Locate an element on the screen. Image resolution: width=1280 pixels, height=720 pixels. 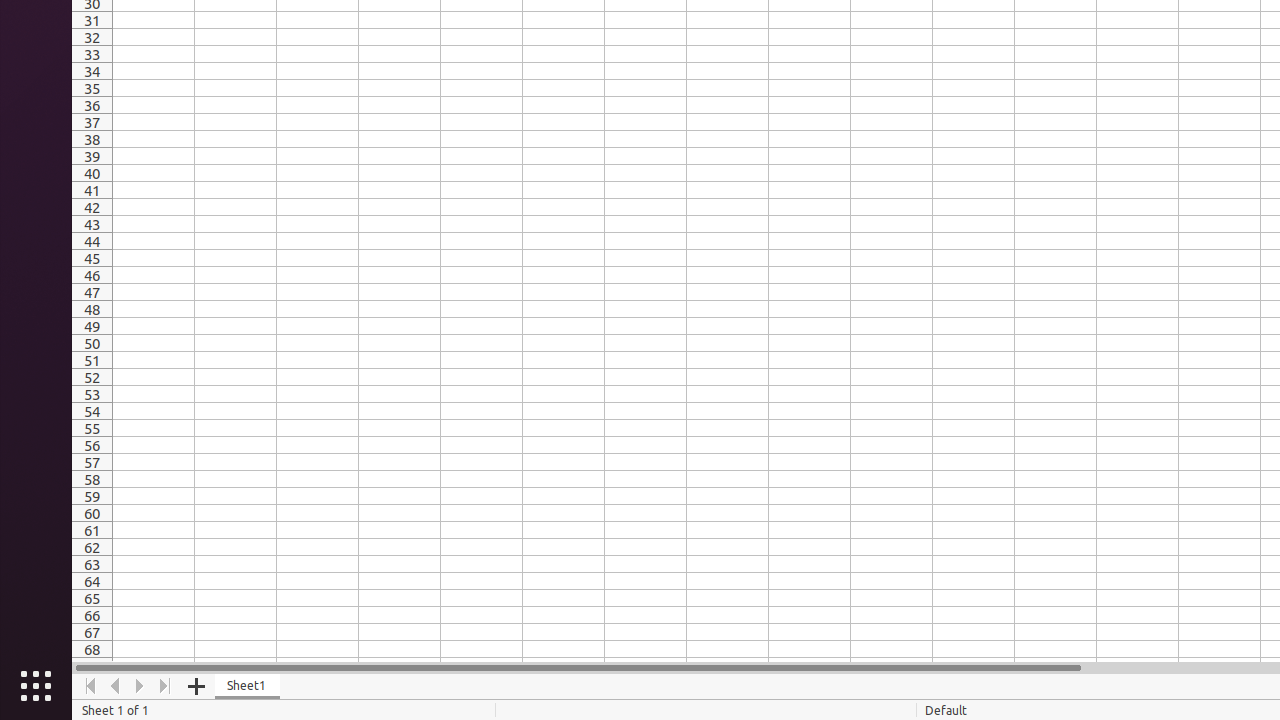
'Move To End' is located at coordinates (165, 685).